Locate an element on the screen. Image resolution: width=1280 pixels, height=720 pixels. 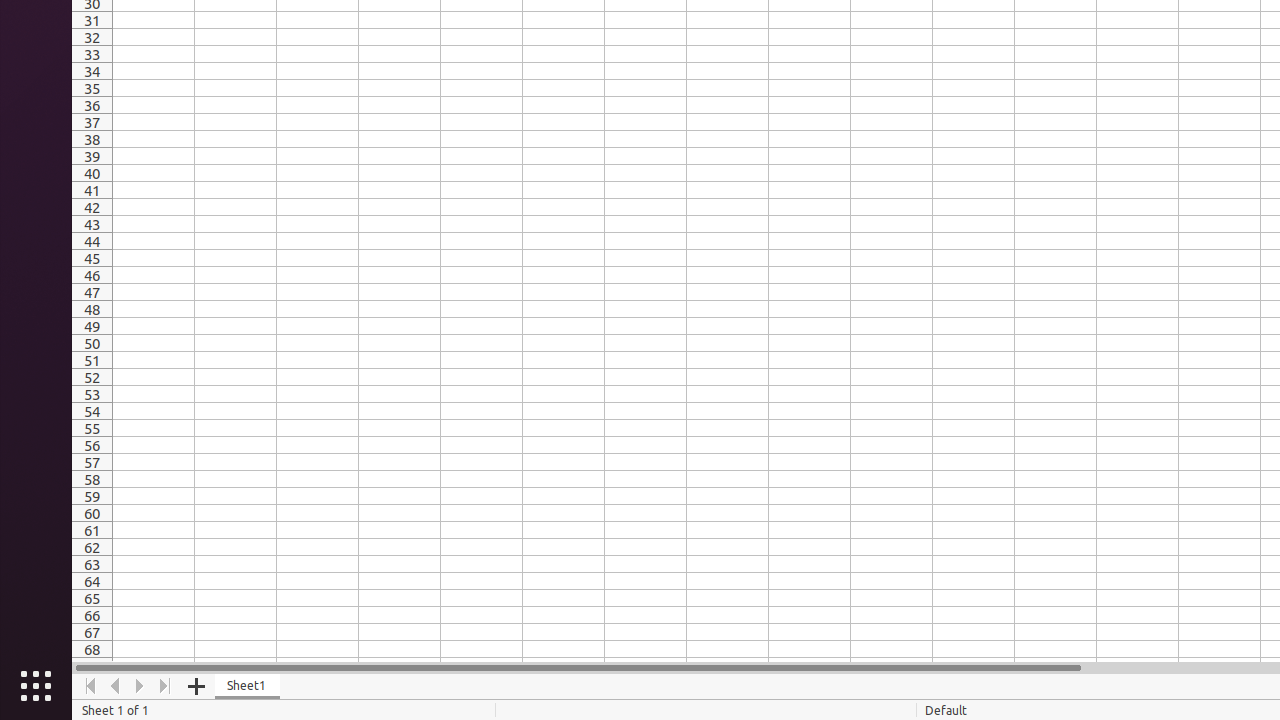
'Move To End' is located at coordinates (165, 685).